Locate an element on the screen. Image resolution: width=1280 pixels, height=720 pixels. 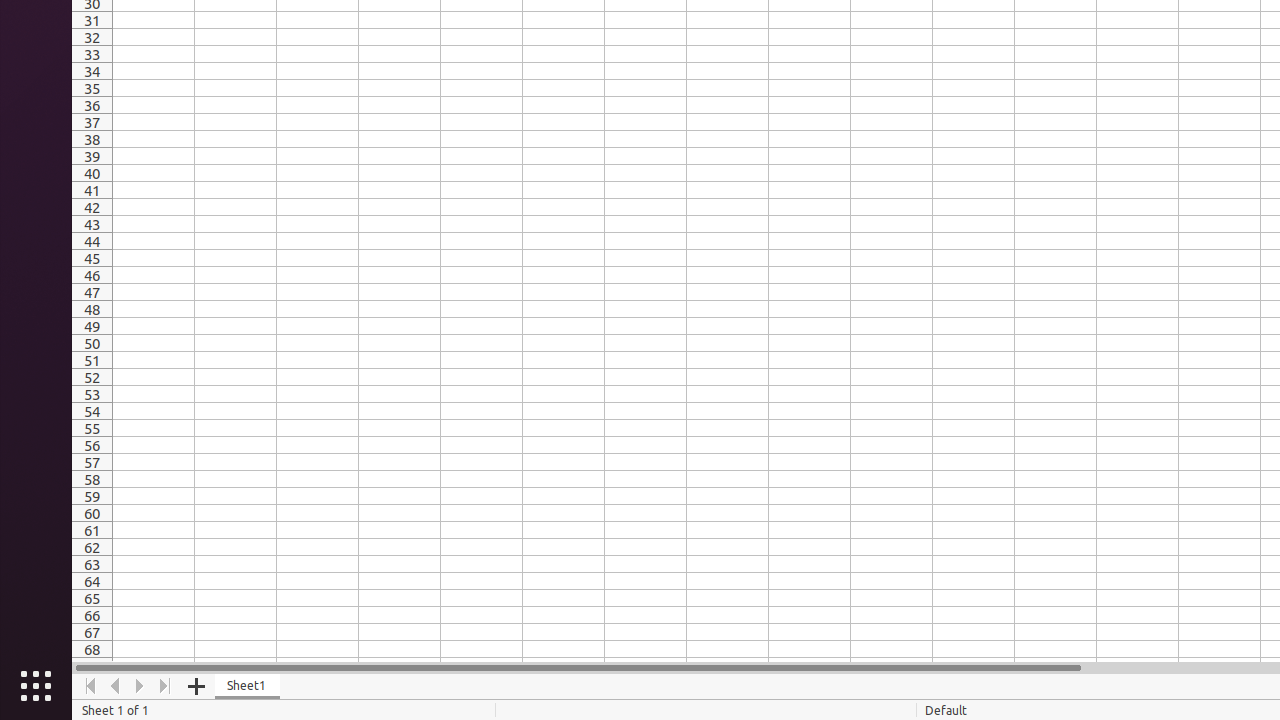
'Move To End' is located at coordinates (165, 685).